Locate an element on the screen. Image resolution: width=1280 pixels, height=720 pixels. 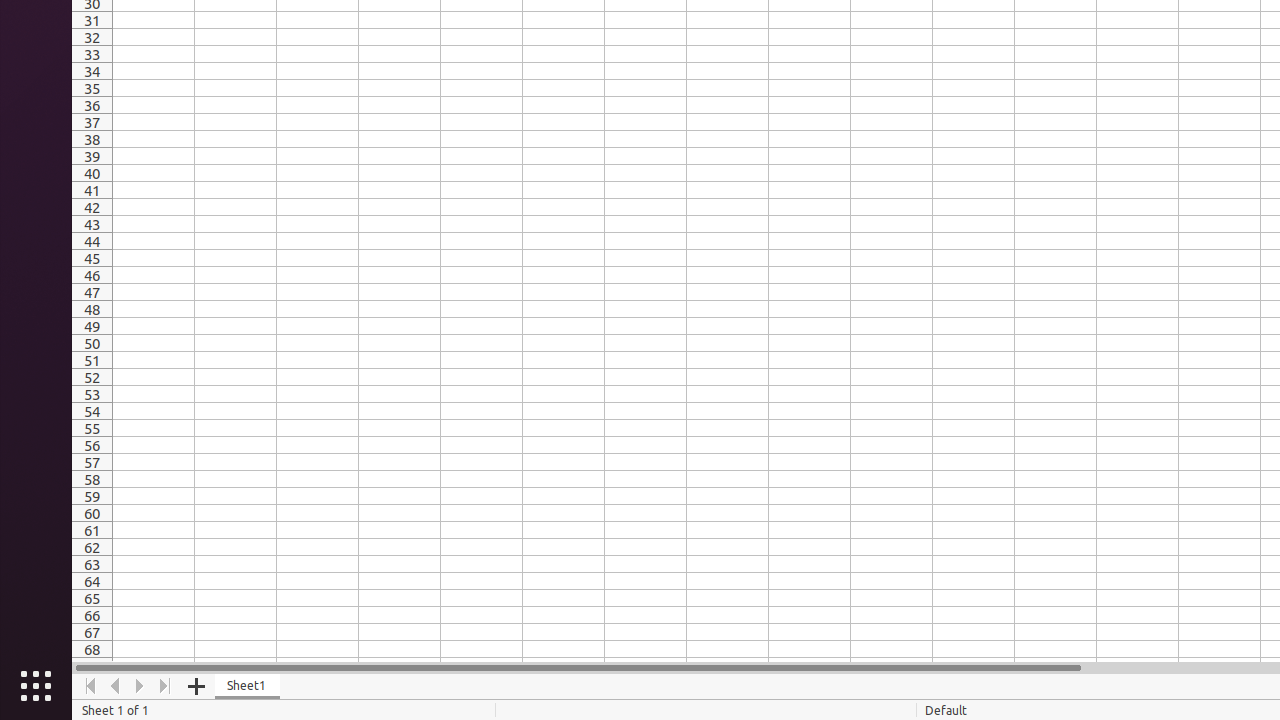
'Move To End' is located at coordinates (165, 685).